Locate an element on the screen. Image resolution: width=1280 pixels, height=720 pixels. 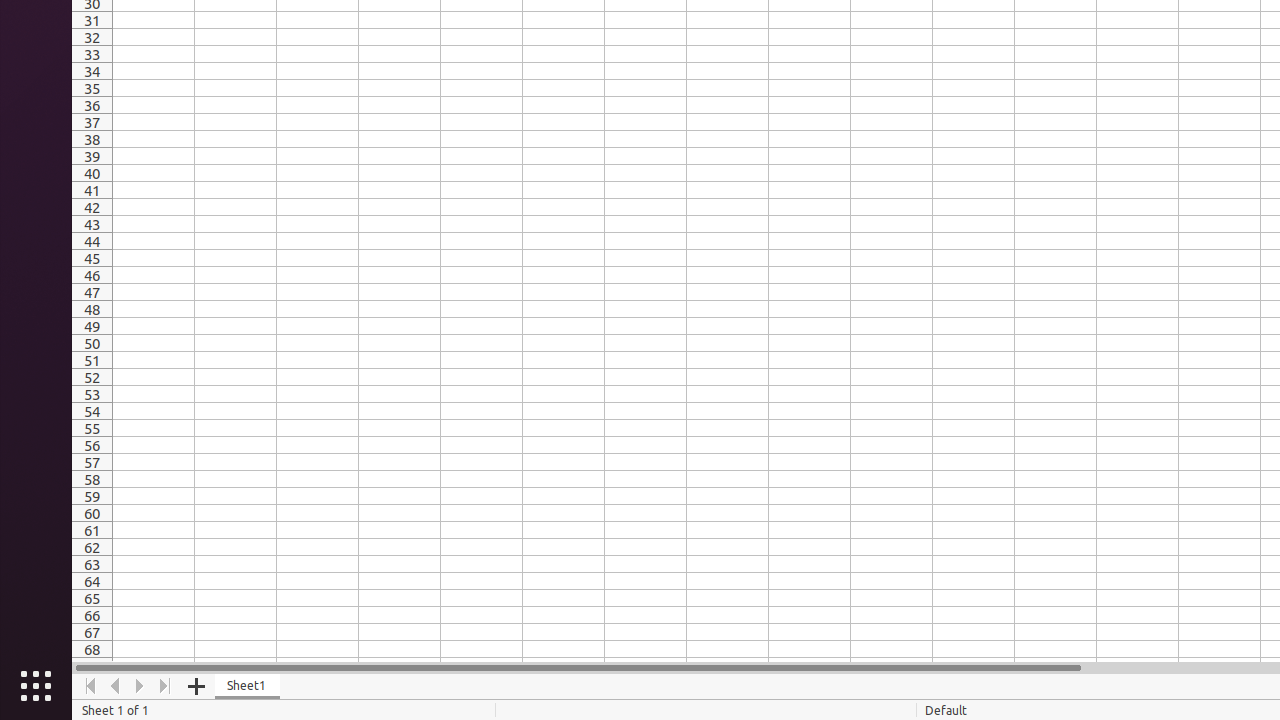
'Move To End' is located at coordinates (165, 685).